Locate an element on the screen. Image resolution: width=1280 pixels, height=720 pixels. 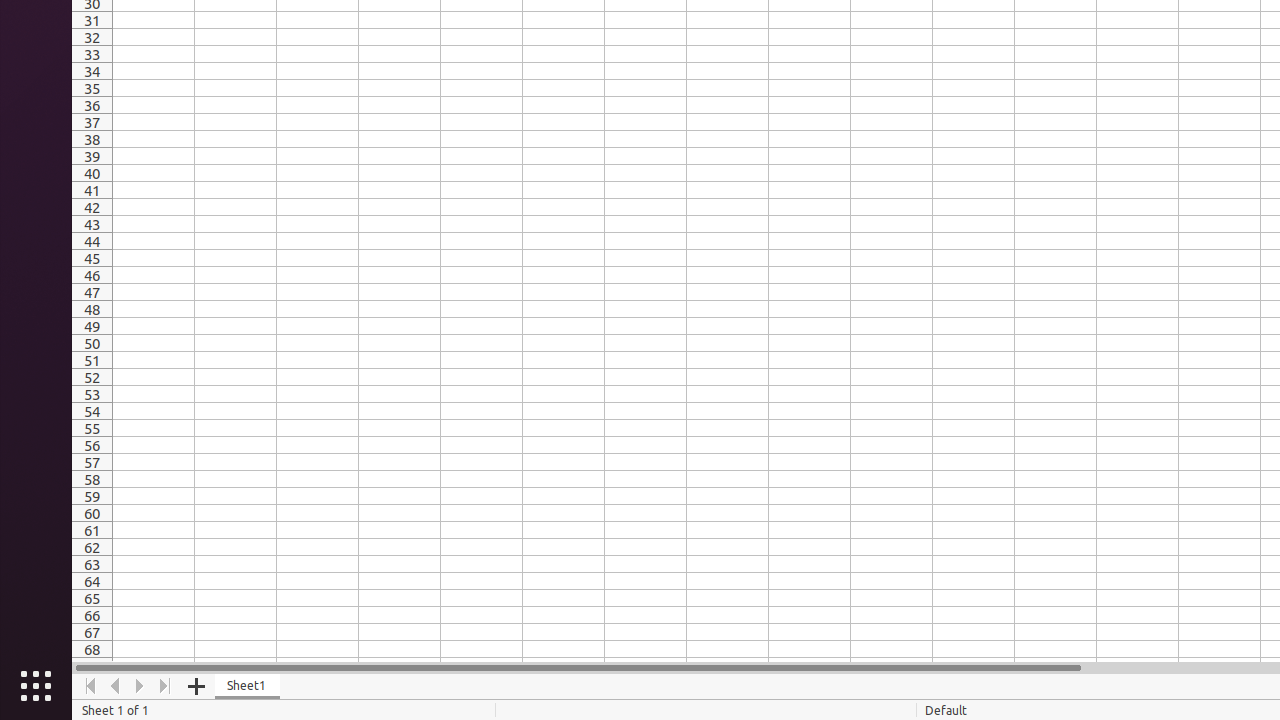
'Move To End' is located at coordinates (165, 685).